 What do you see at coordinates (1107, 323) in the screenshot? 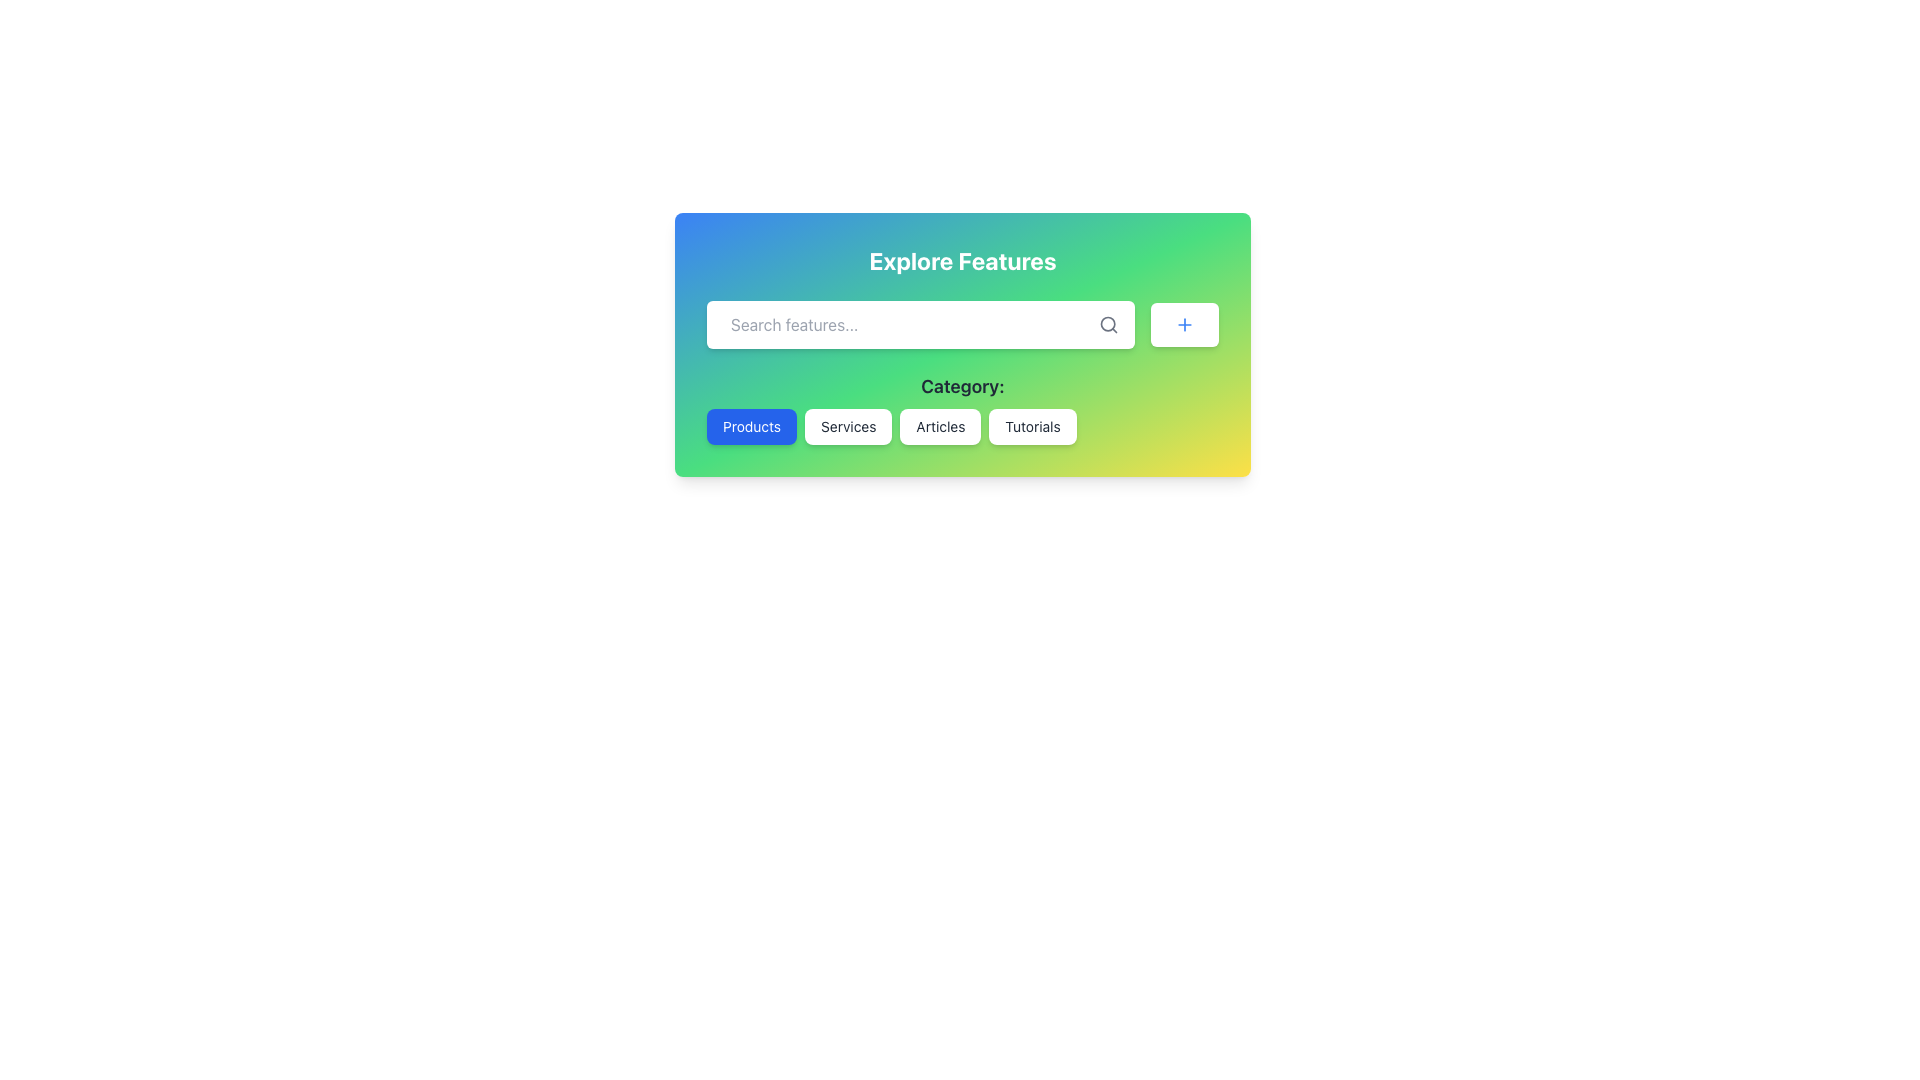
I see `the search SVG icon located to the far right of the search bar` at bounding box center [1107, 323].